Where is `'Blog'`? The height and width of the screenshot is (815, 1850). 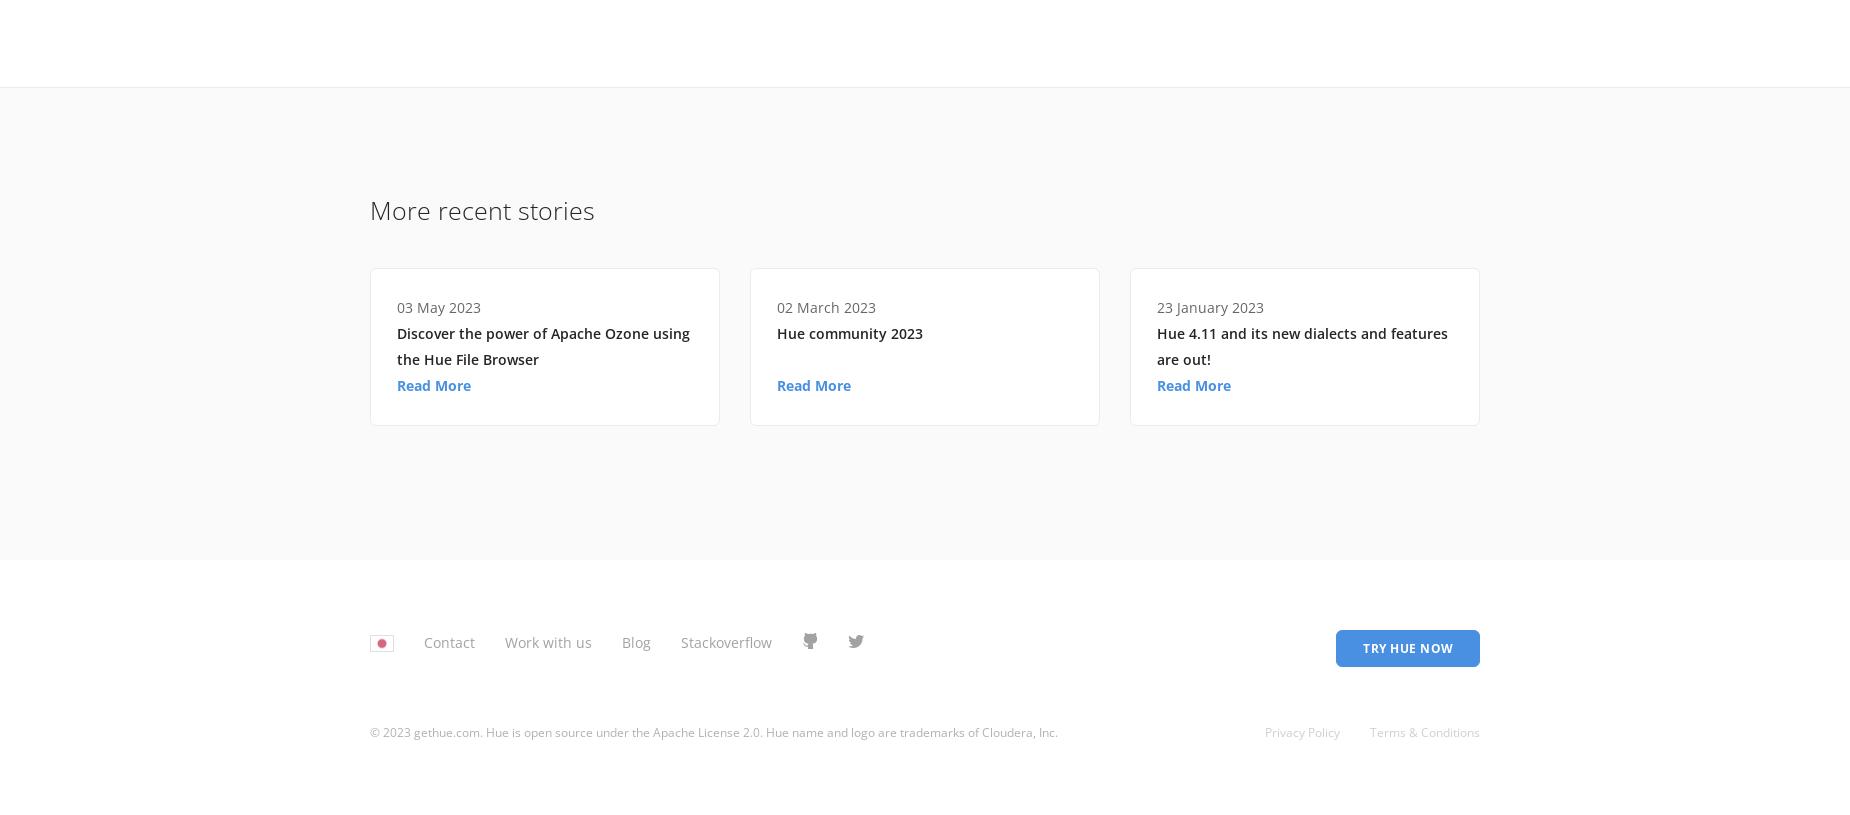
'Blog' is located at coordinates (636, 640).